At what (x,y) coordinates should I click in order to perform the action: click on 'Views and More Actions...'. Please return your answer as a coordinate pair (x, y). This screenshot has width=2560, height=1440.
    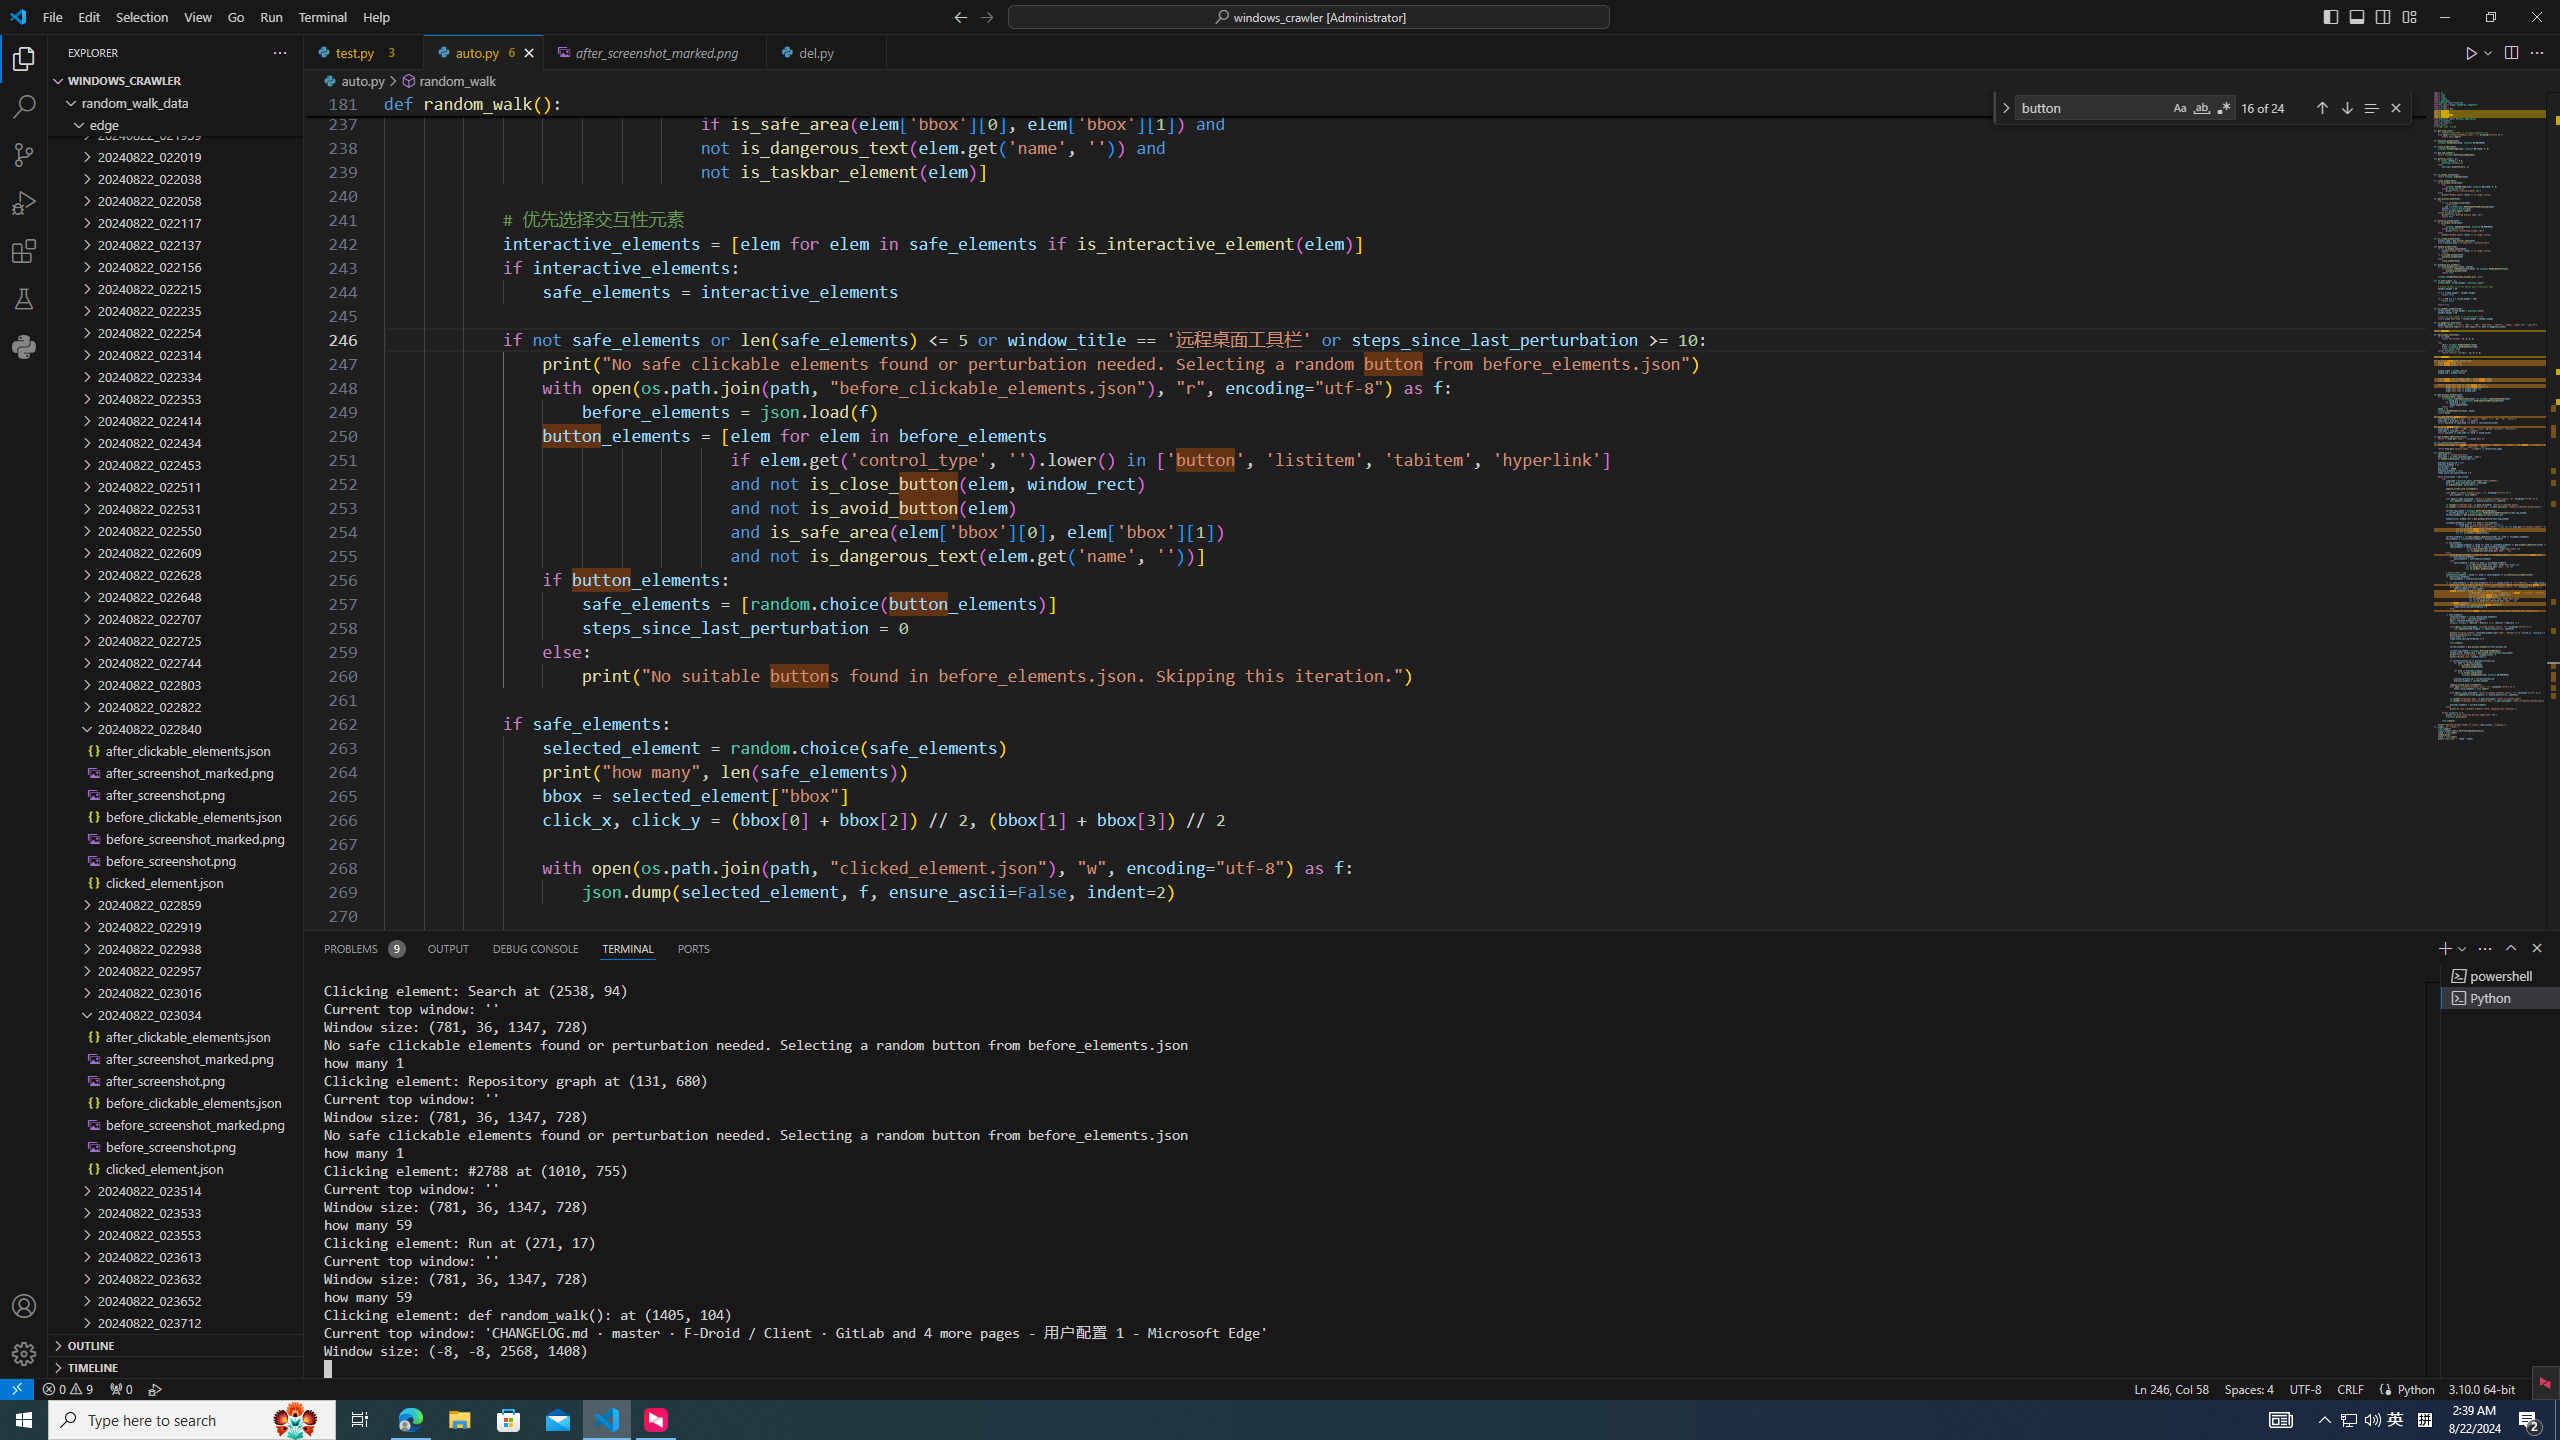
    Looking at the image, I should click on (2483, 947).